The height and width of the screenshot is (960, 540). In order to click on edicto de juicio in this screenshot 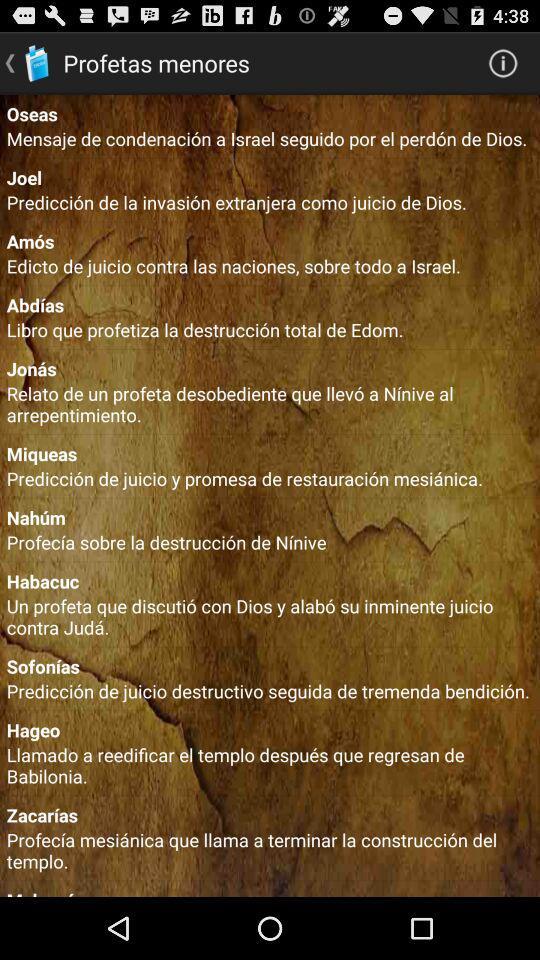, I will do `click(270, 264)`.